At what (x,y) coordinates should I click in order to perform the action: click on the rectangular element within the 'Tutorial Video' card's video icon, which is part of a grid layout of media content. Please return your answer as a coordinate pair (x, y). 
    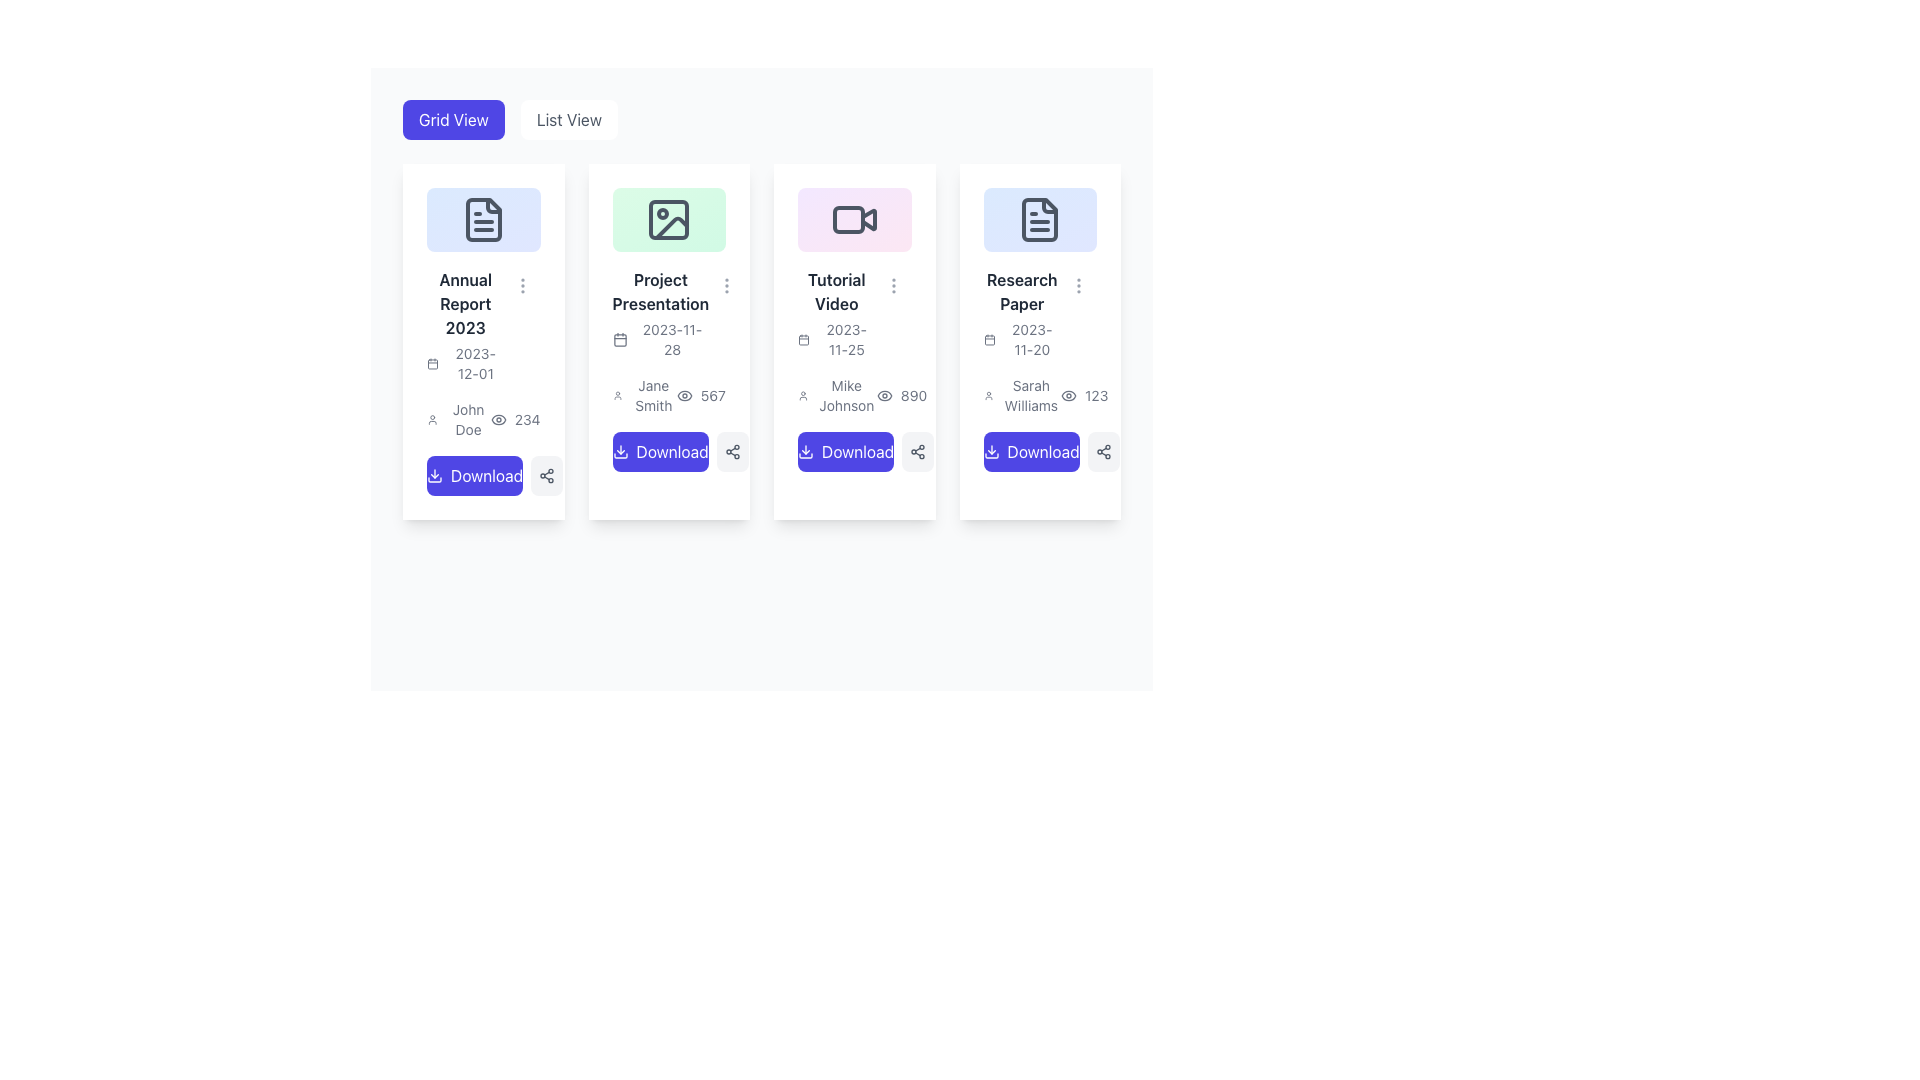
    Looking at the image, I should click on (848, 219).